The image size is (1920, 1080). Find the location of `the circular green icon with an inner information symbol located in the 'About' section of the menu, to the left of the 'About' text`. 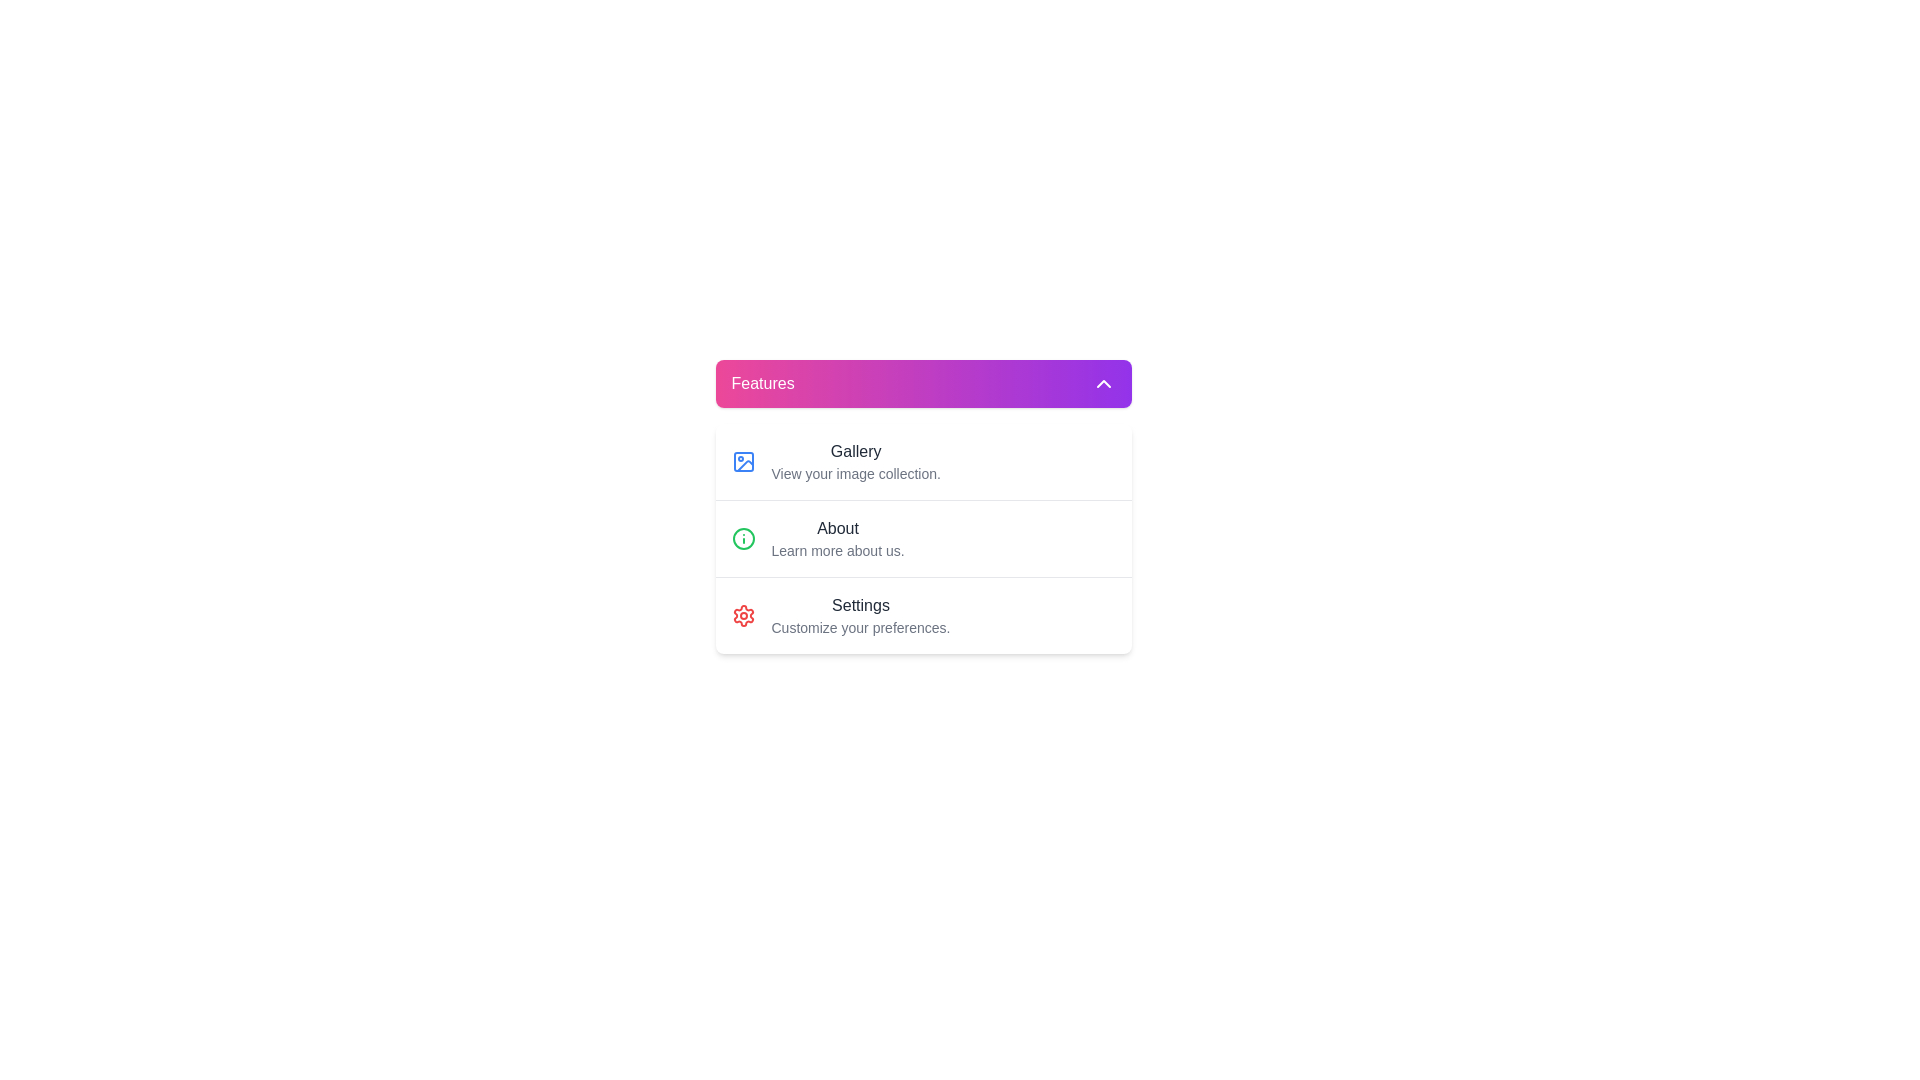

the circular green icon with an inner information symbol located in the 'About' section of the menu, to the left of the 'About' text is located at coordinates (742, 538).